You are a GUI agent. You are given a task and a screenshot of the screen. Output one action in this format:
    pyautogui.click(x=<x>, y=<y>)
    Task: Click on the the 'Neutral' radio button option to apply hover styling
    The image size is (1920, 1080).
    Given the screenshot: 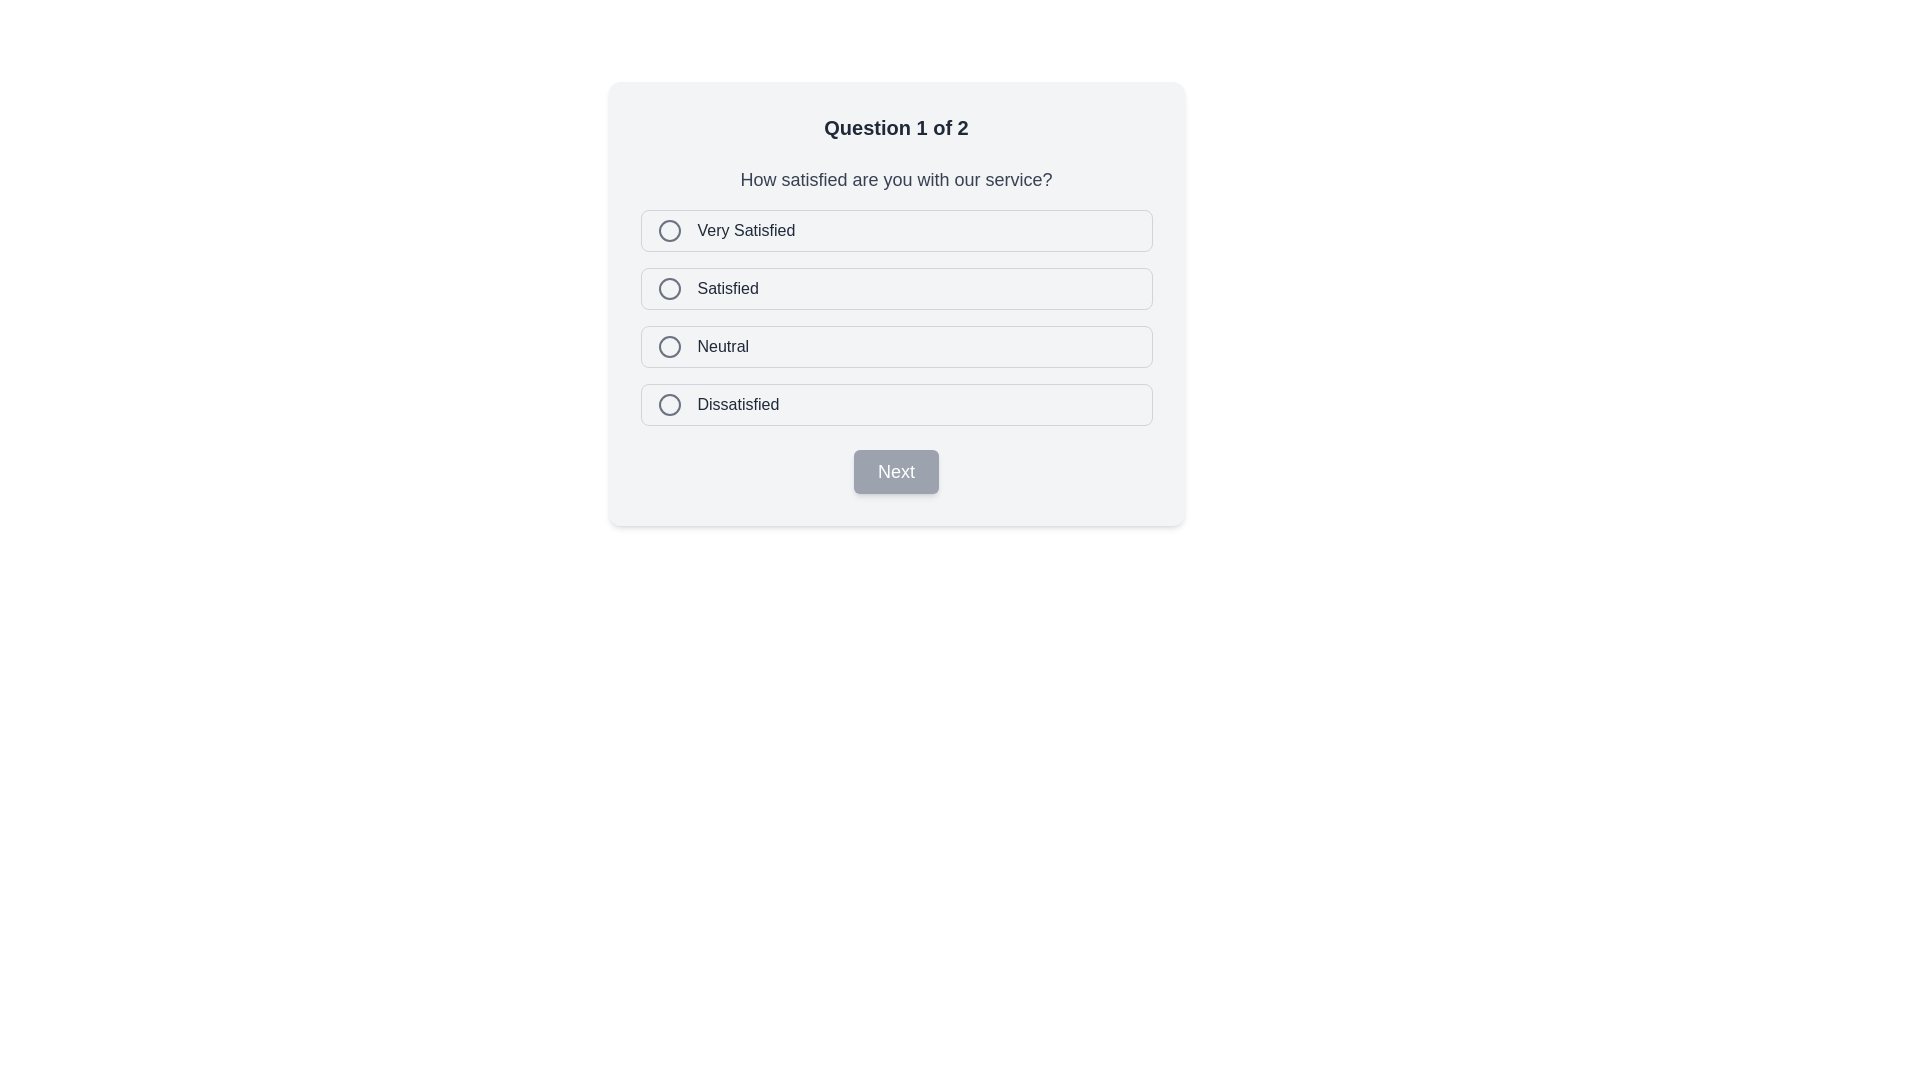 What is the action you would take?
    pyautogui.click(x=895, y=346)
    